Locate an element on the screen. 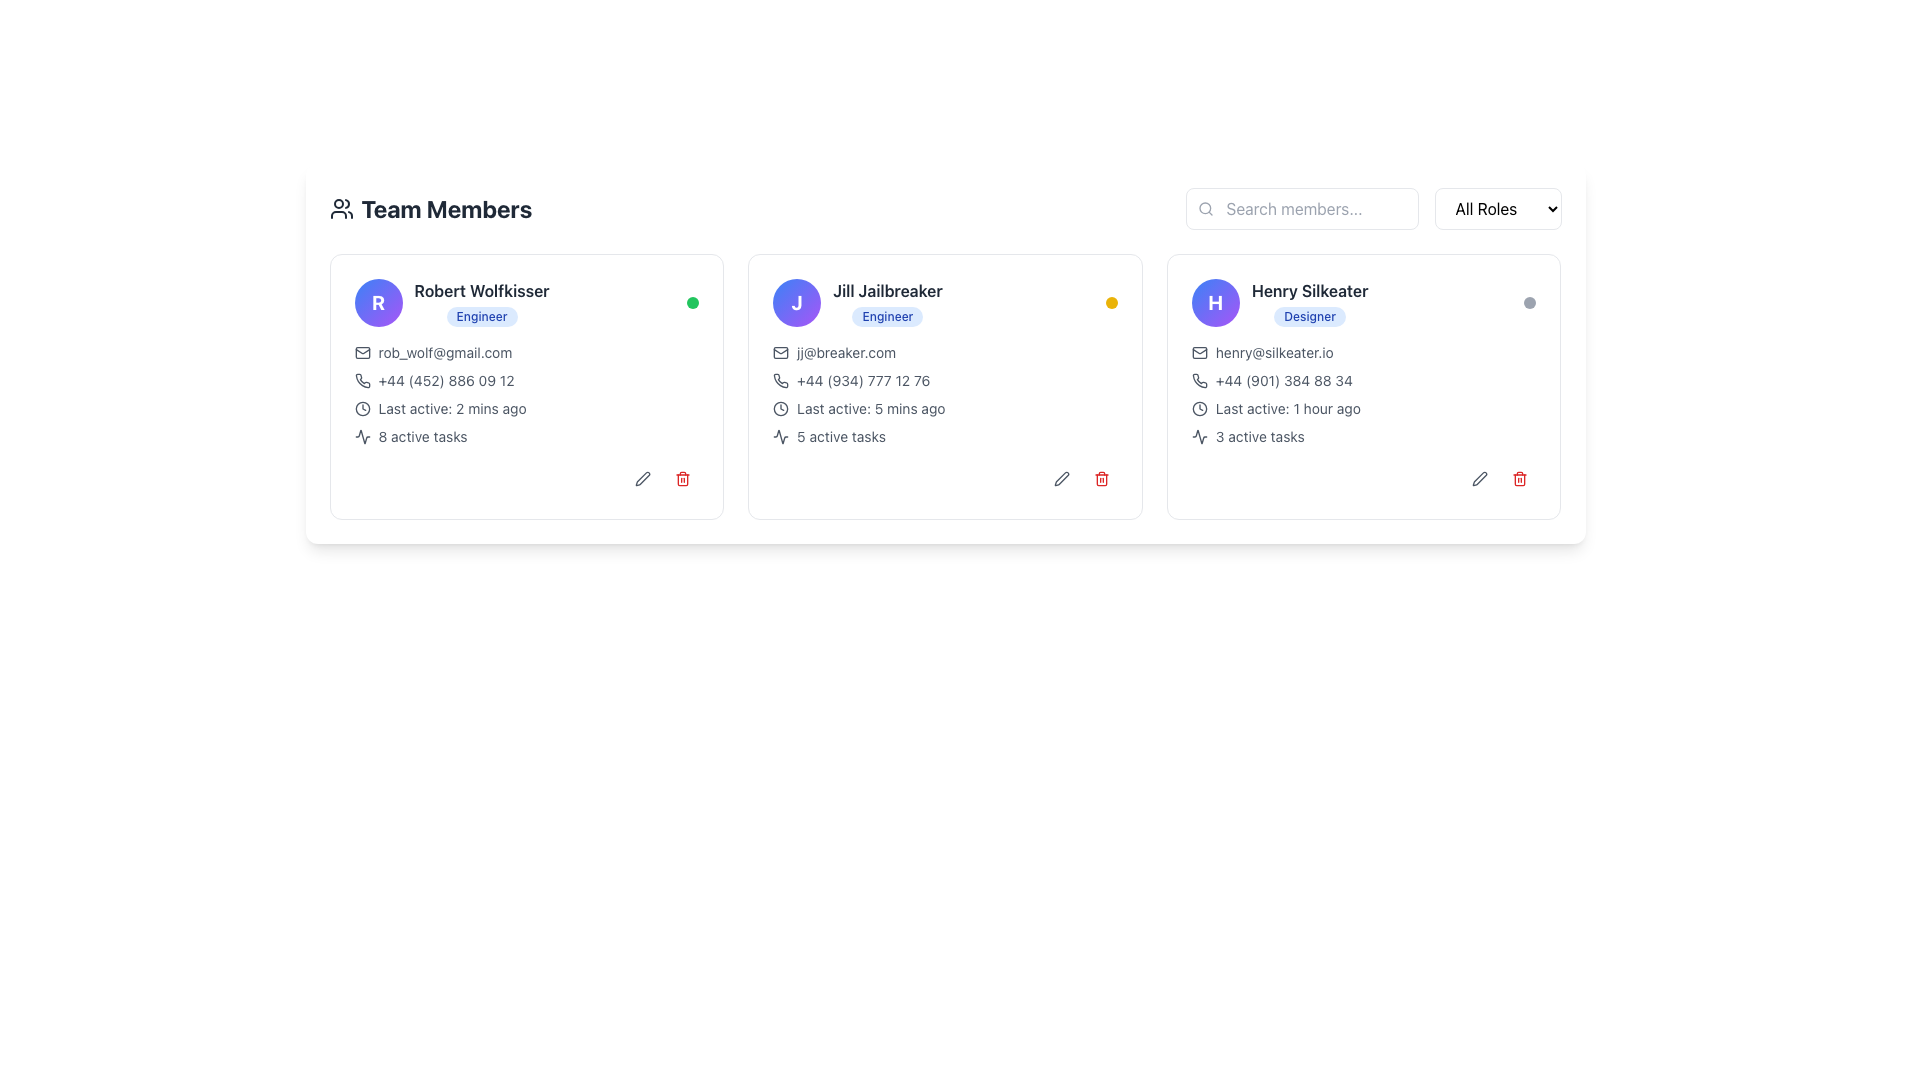 This screenshot has height=1080, width=1920. the SVG icon of a phone receiver located in the contact details row of the second team member card is located at coordinates (780, 381).